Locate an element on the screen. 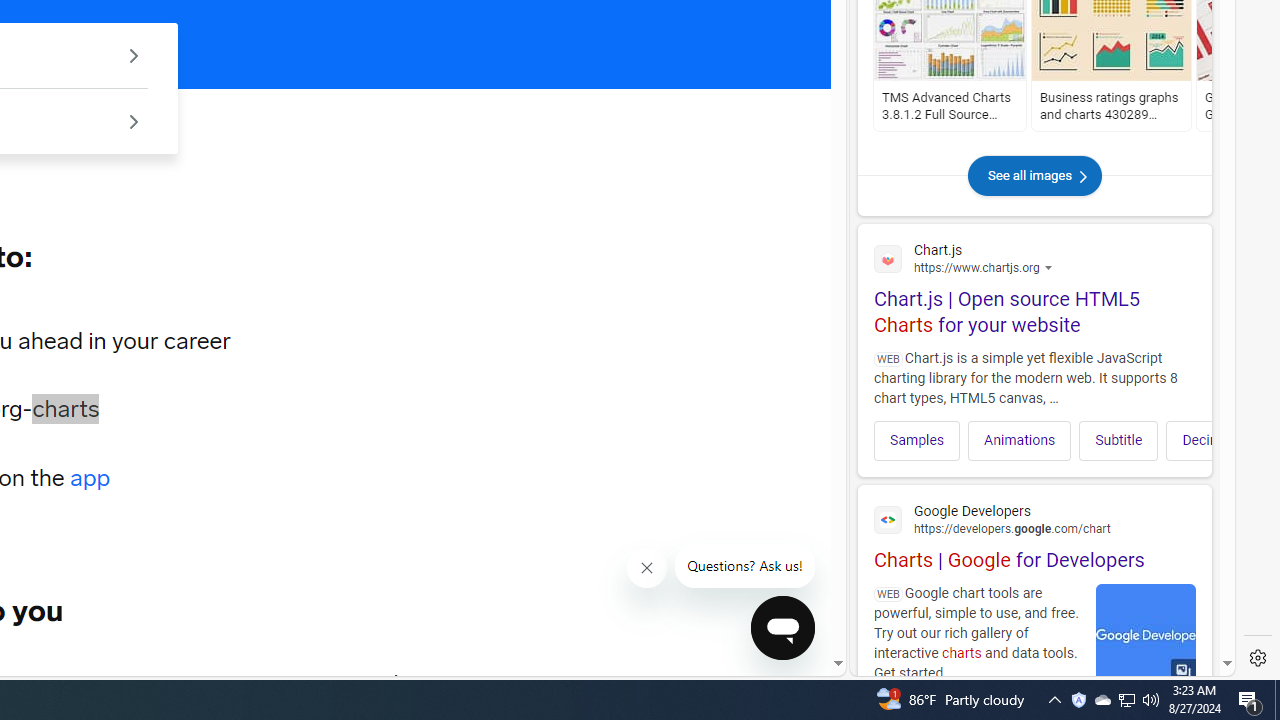  'Animations' is located at coordinates (1020, 440).